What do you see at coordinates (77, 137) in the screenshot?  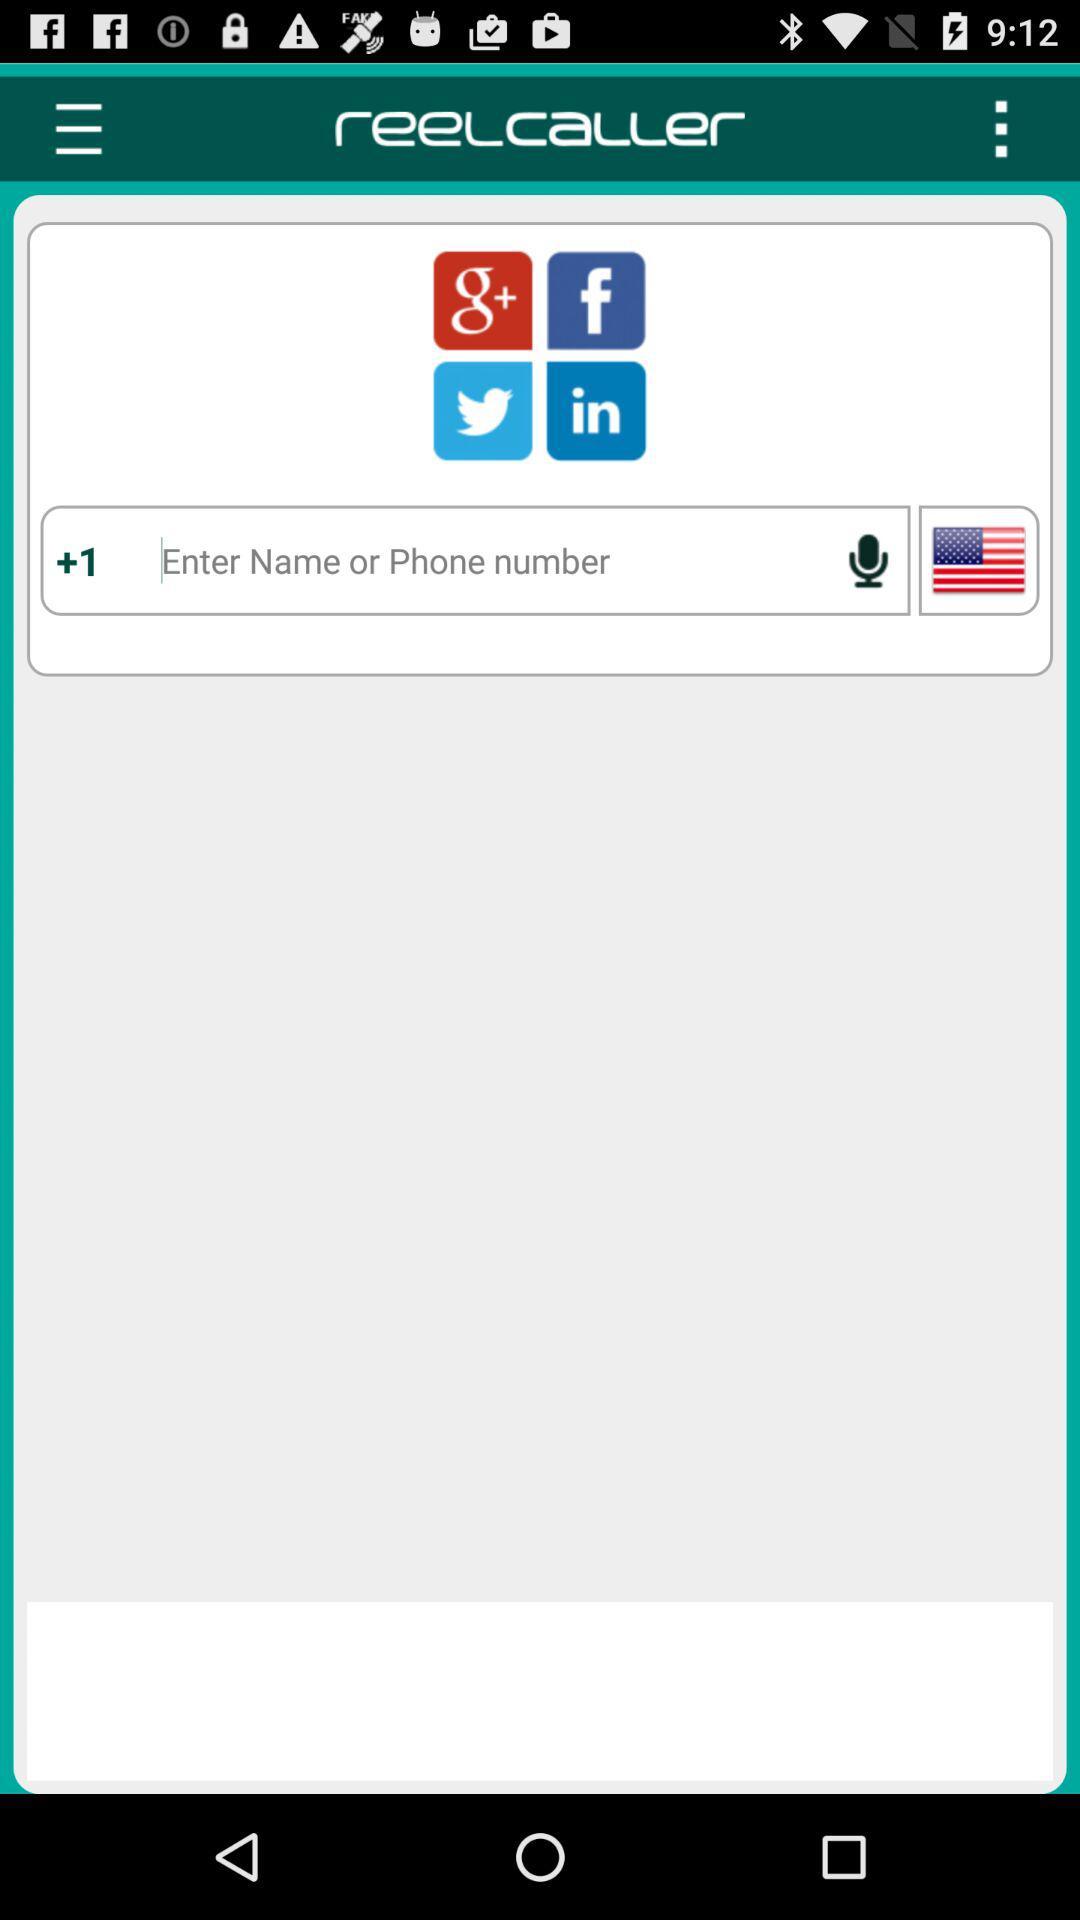 I see `the menu icon` at bounding box center [77, 137].